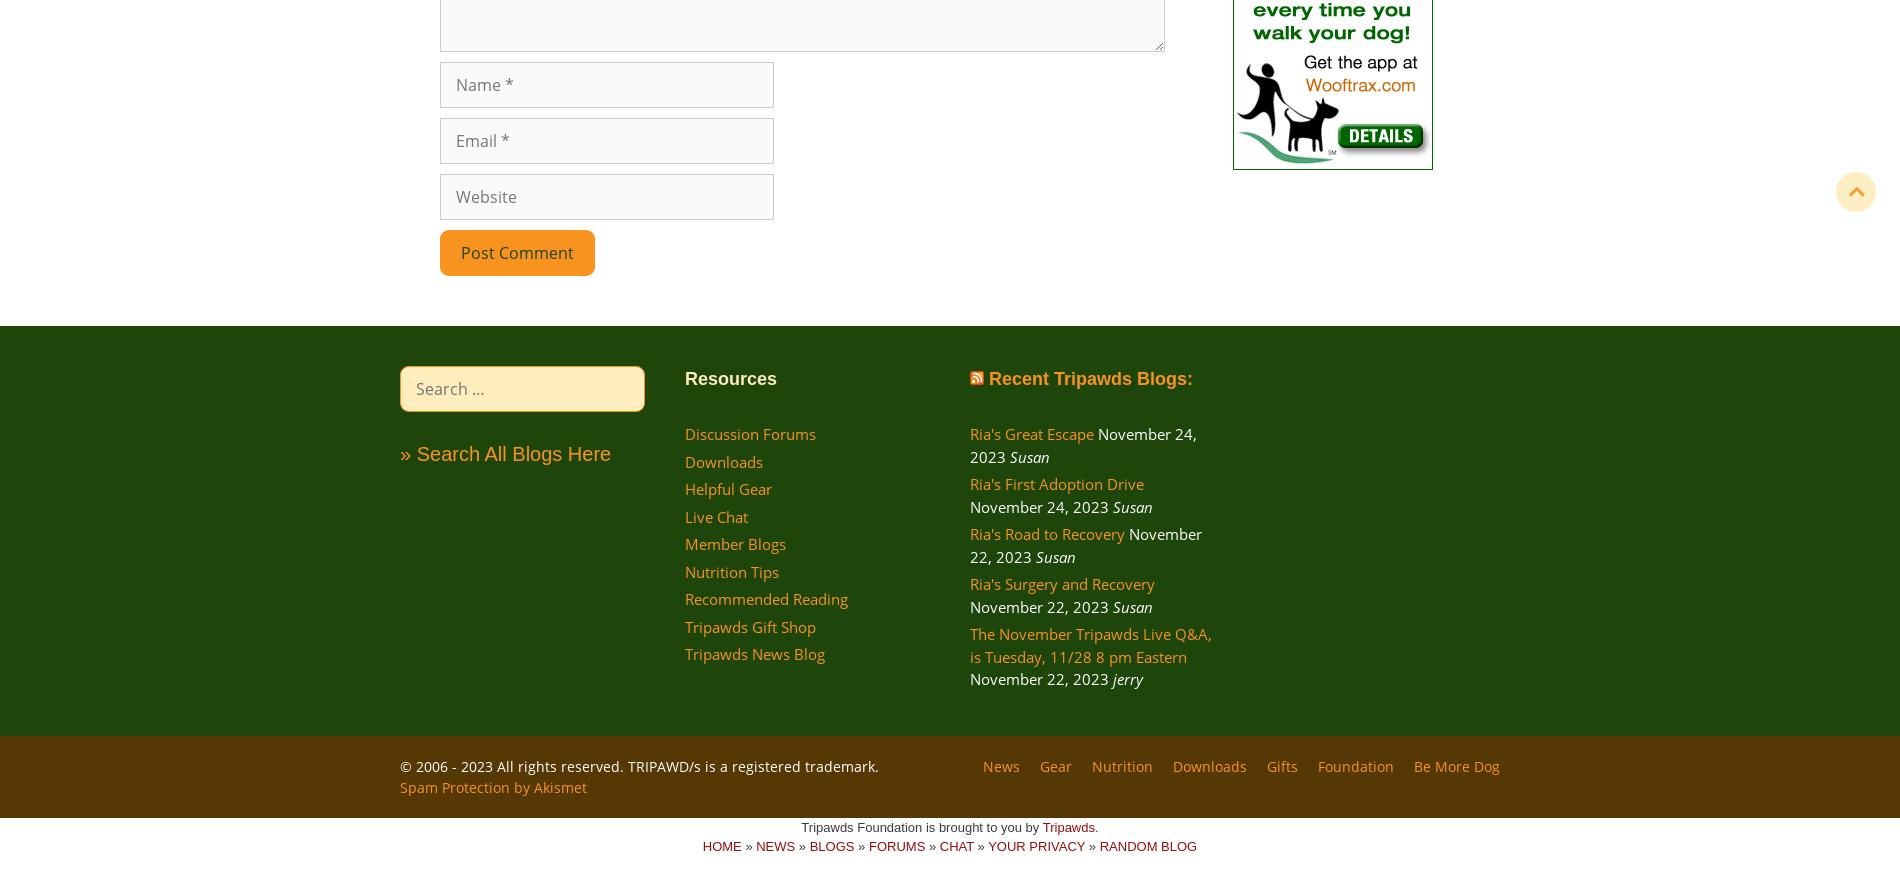 This screenshot has height=882, width=1900. What do you see at coordinates (1036, 846) in the screenshot?
I see `'YOUR PRIVACY'` at bounding box center [1036, 846].